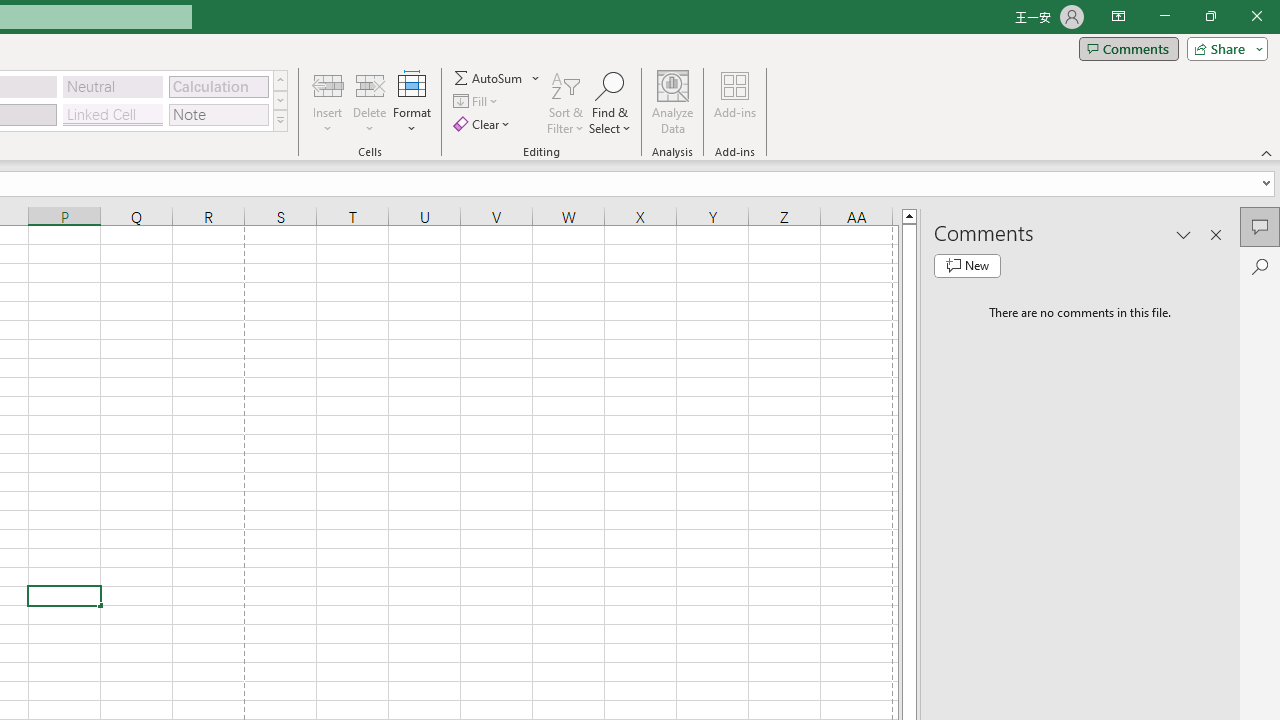  What do you see at coordinates (411, 103) in the screenshot?
I see `'Format'` at bounding box center [411, 103].